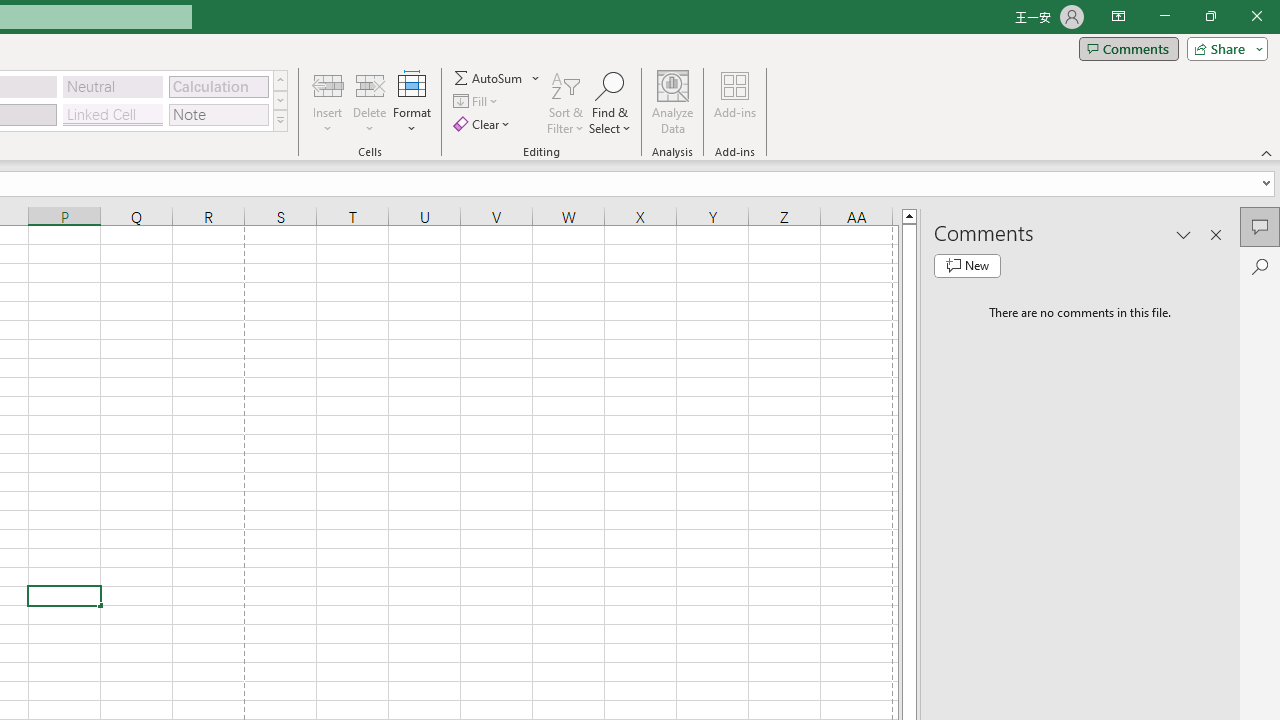  What do you see at coordinates (411, 103) in the screenshot?
I see `'Format'` at bounding box center [411, 103].